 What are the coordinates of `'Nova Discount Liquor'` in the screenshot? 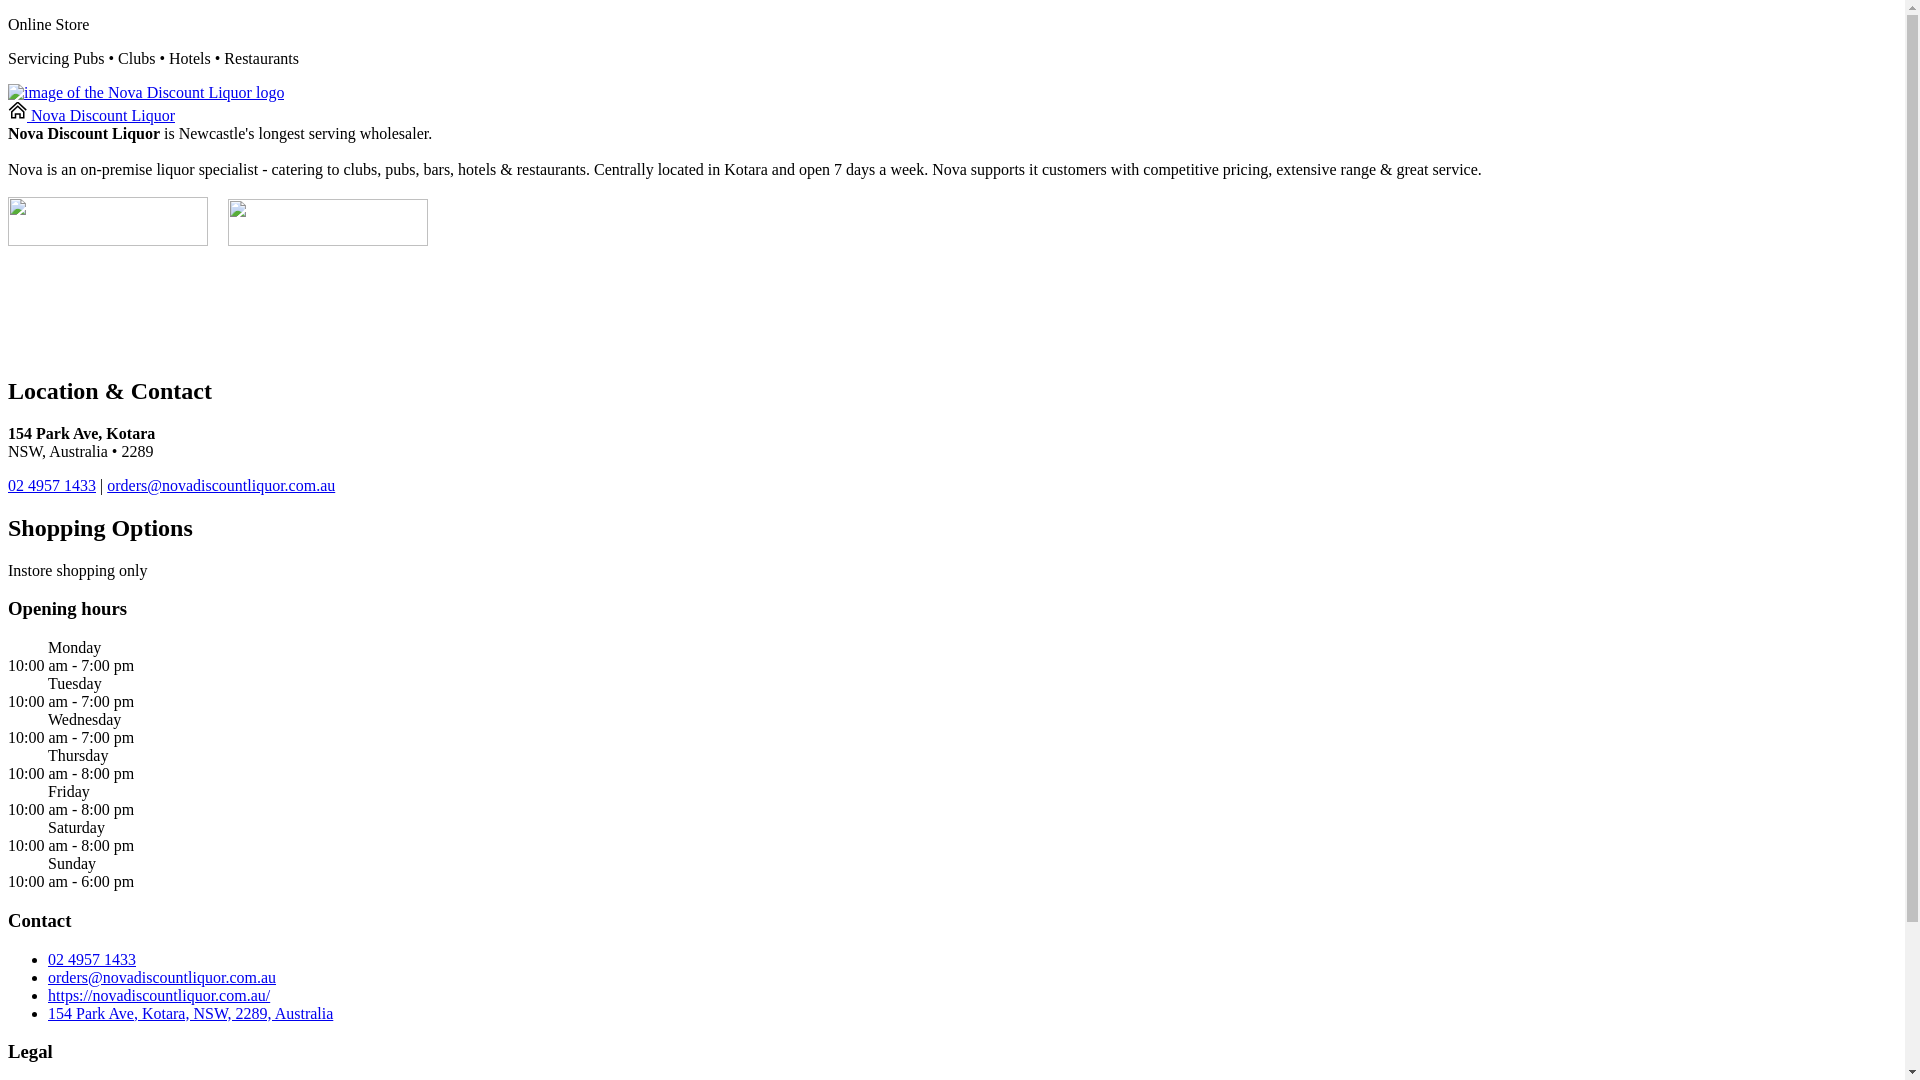 It's located at (90, 115).